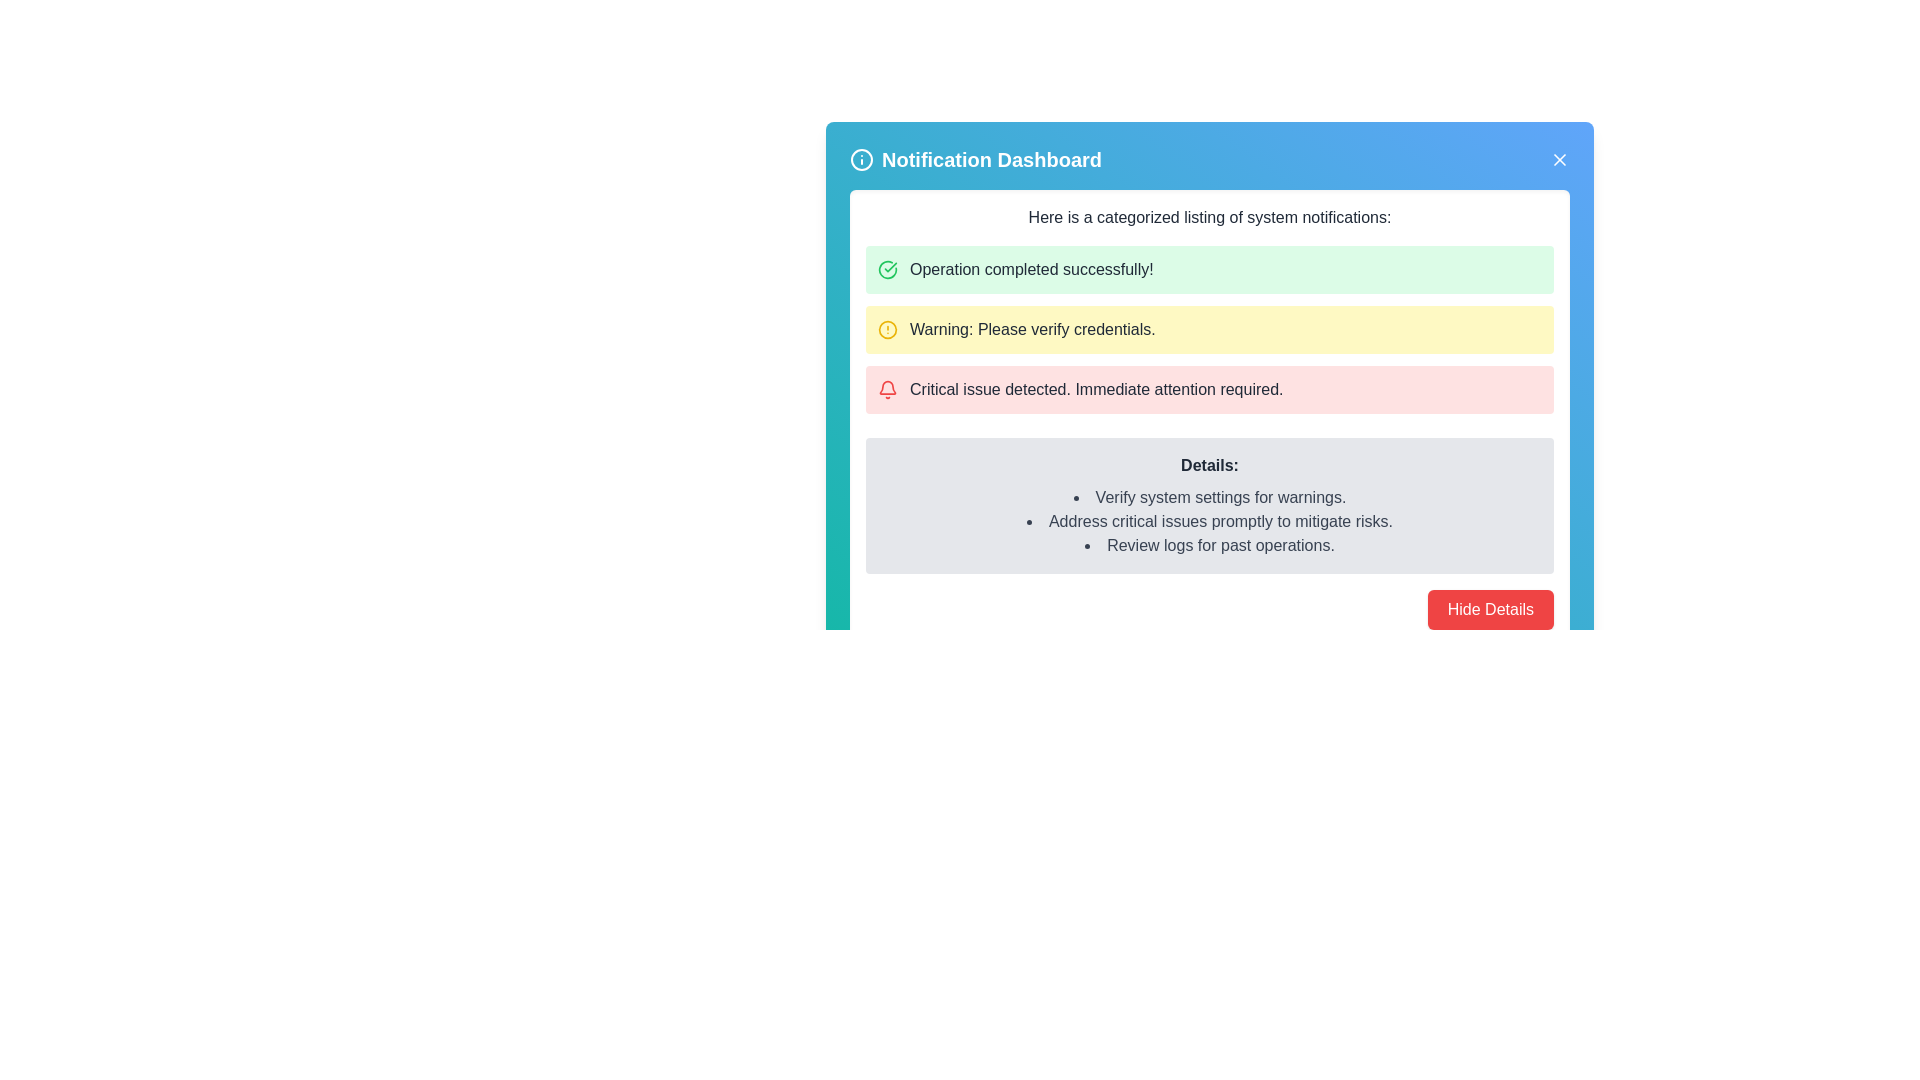 The width and height of the screenshot is (1920, 1080). What do you see at coordinates (887, 389) in the screenshot?
I see `the red bell icon for alerts, which is located at the left side of the 'Critical issue detected. Immediate attention required.' alert panel in the notification dashboard` at bounding box center [887, 389].